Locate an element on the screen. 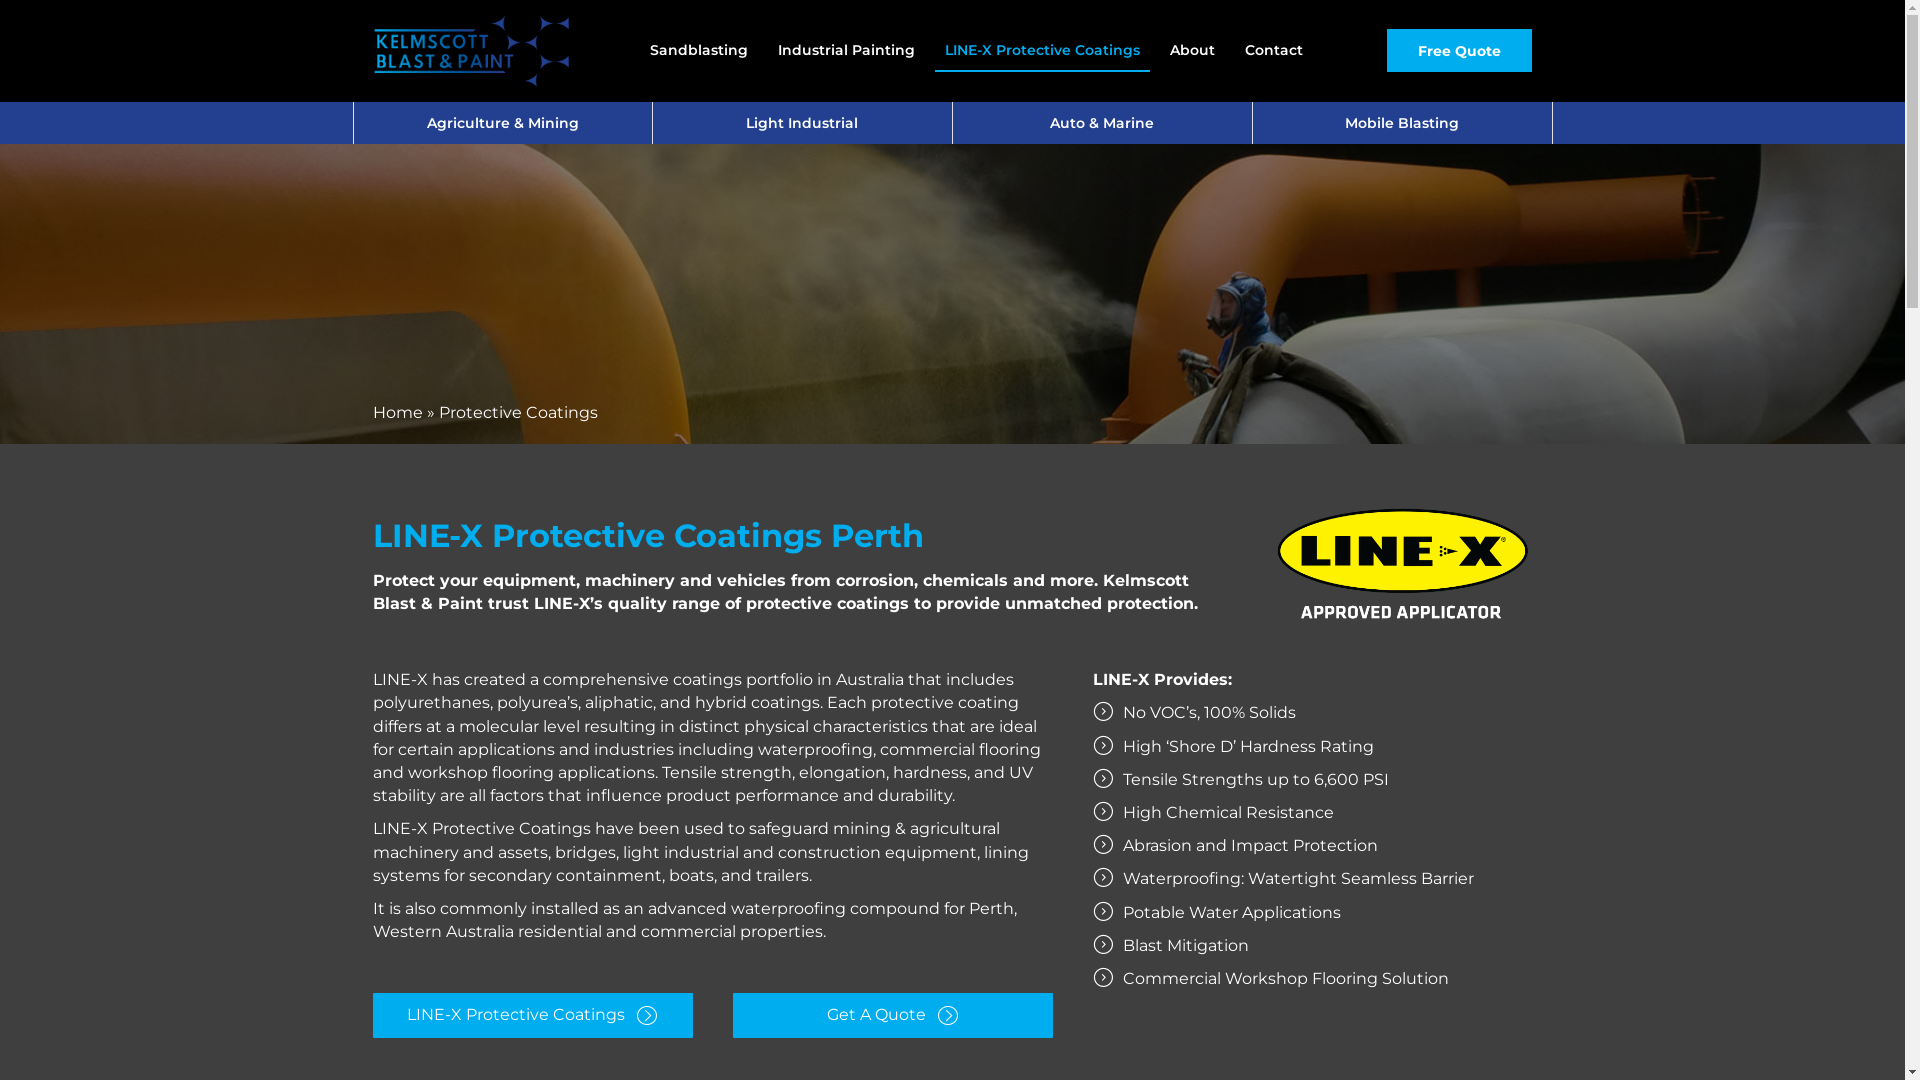  'Auto & Marine' is located at coordinates (1101, 123).